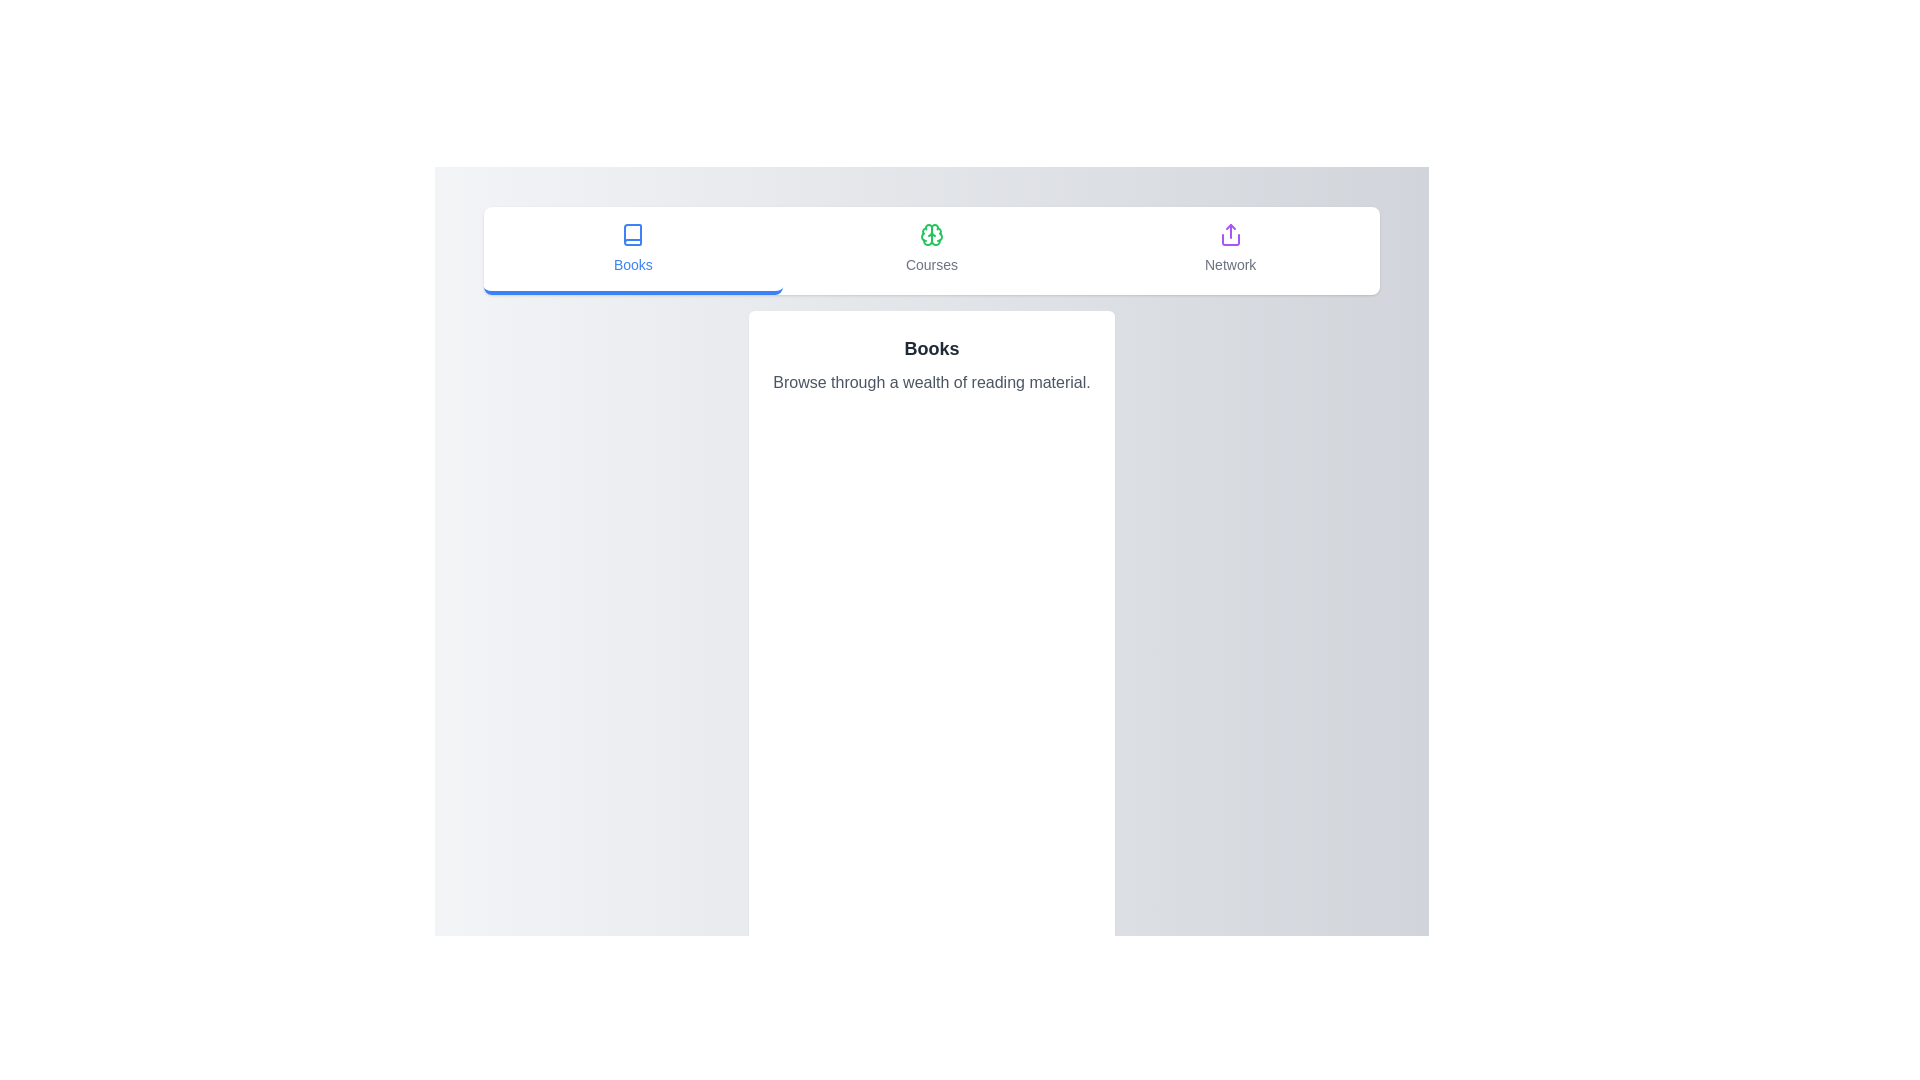 The height and width of the screenshot is (1080, 1920). Describe the element at coordinates (632, 249) in the screenshot. I see `the tab labeled Books` at that location.